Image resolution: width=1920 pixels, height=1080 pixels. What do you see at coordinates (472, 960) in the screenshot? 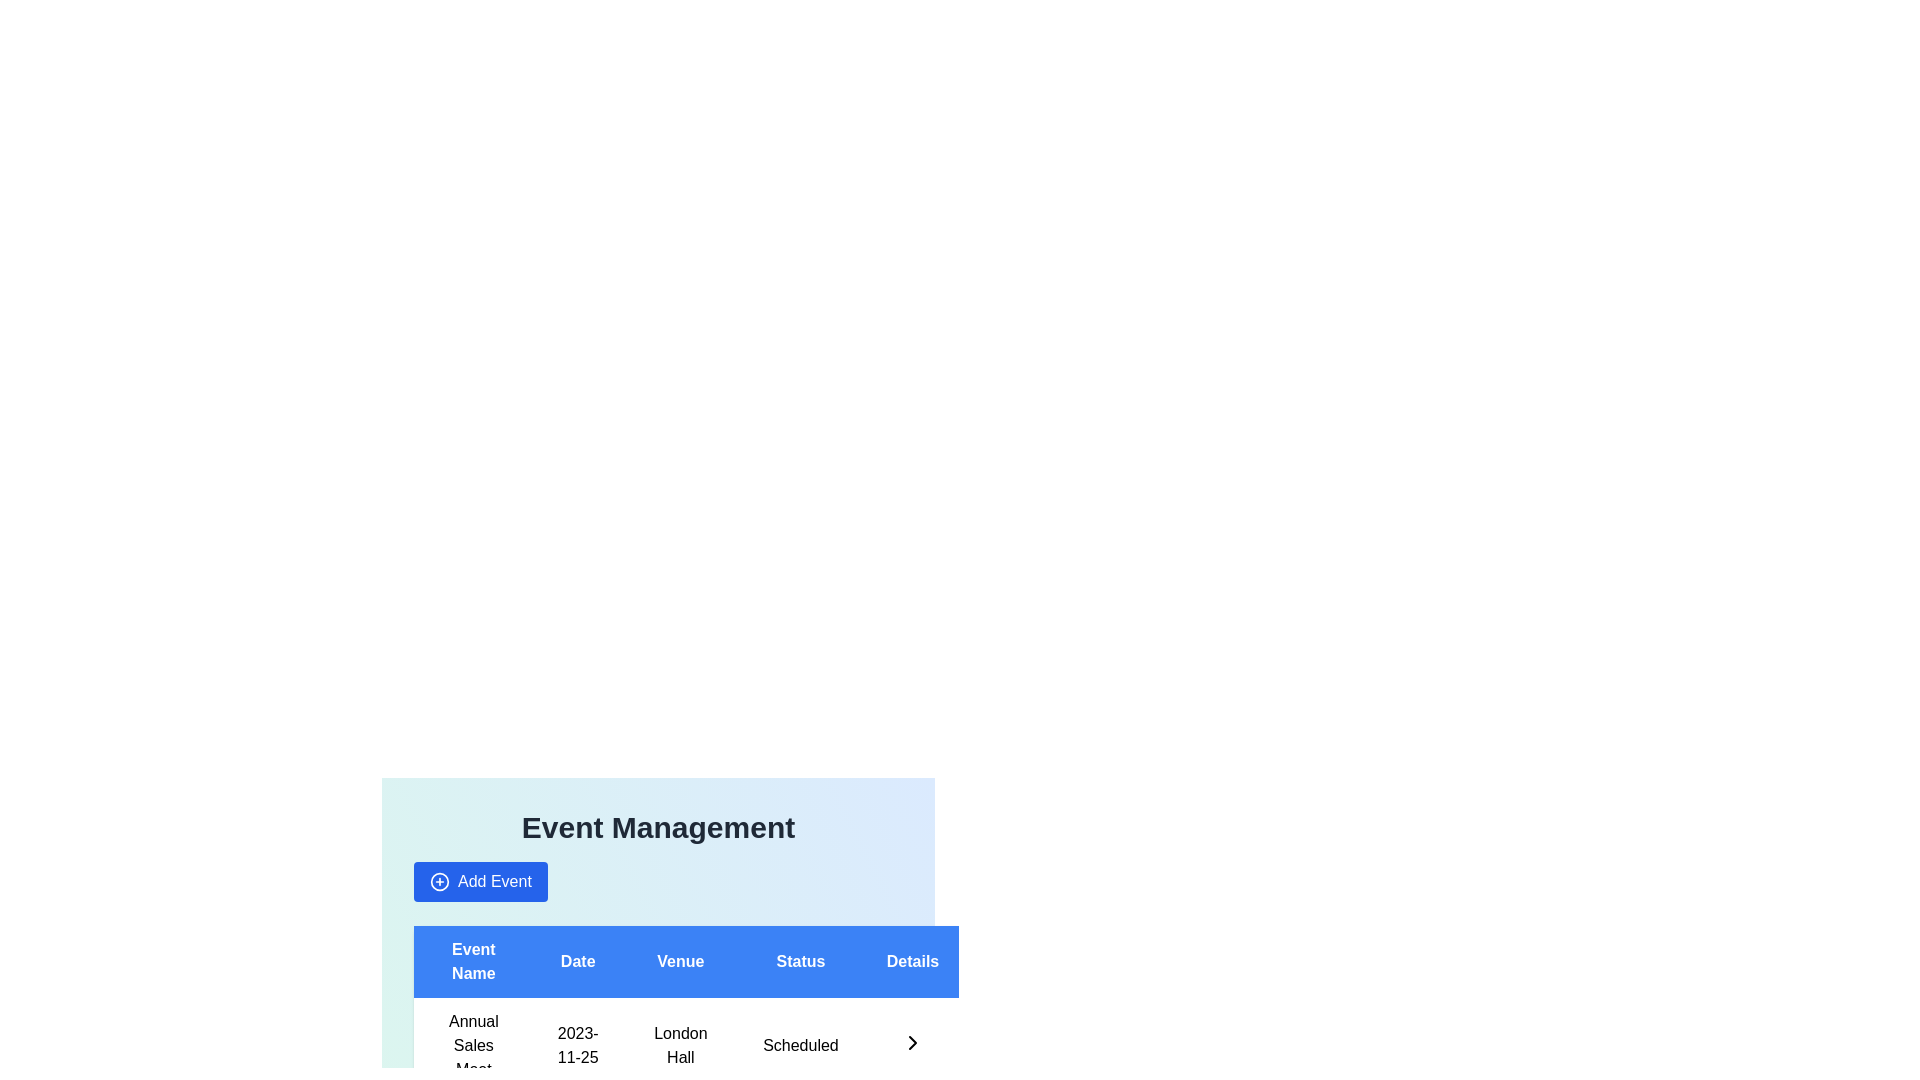
I see `the 'Event Name' text label, which is displayed in white on a blue background and is the first element among its siblings like 'Date', 'Venue', 'Status', and 'Details'` at bounding box center [472, 960].